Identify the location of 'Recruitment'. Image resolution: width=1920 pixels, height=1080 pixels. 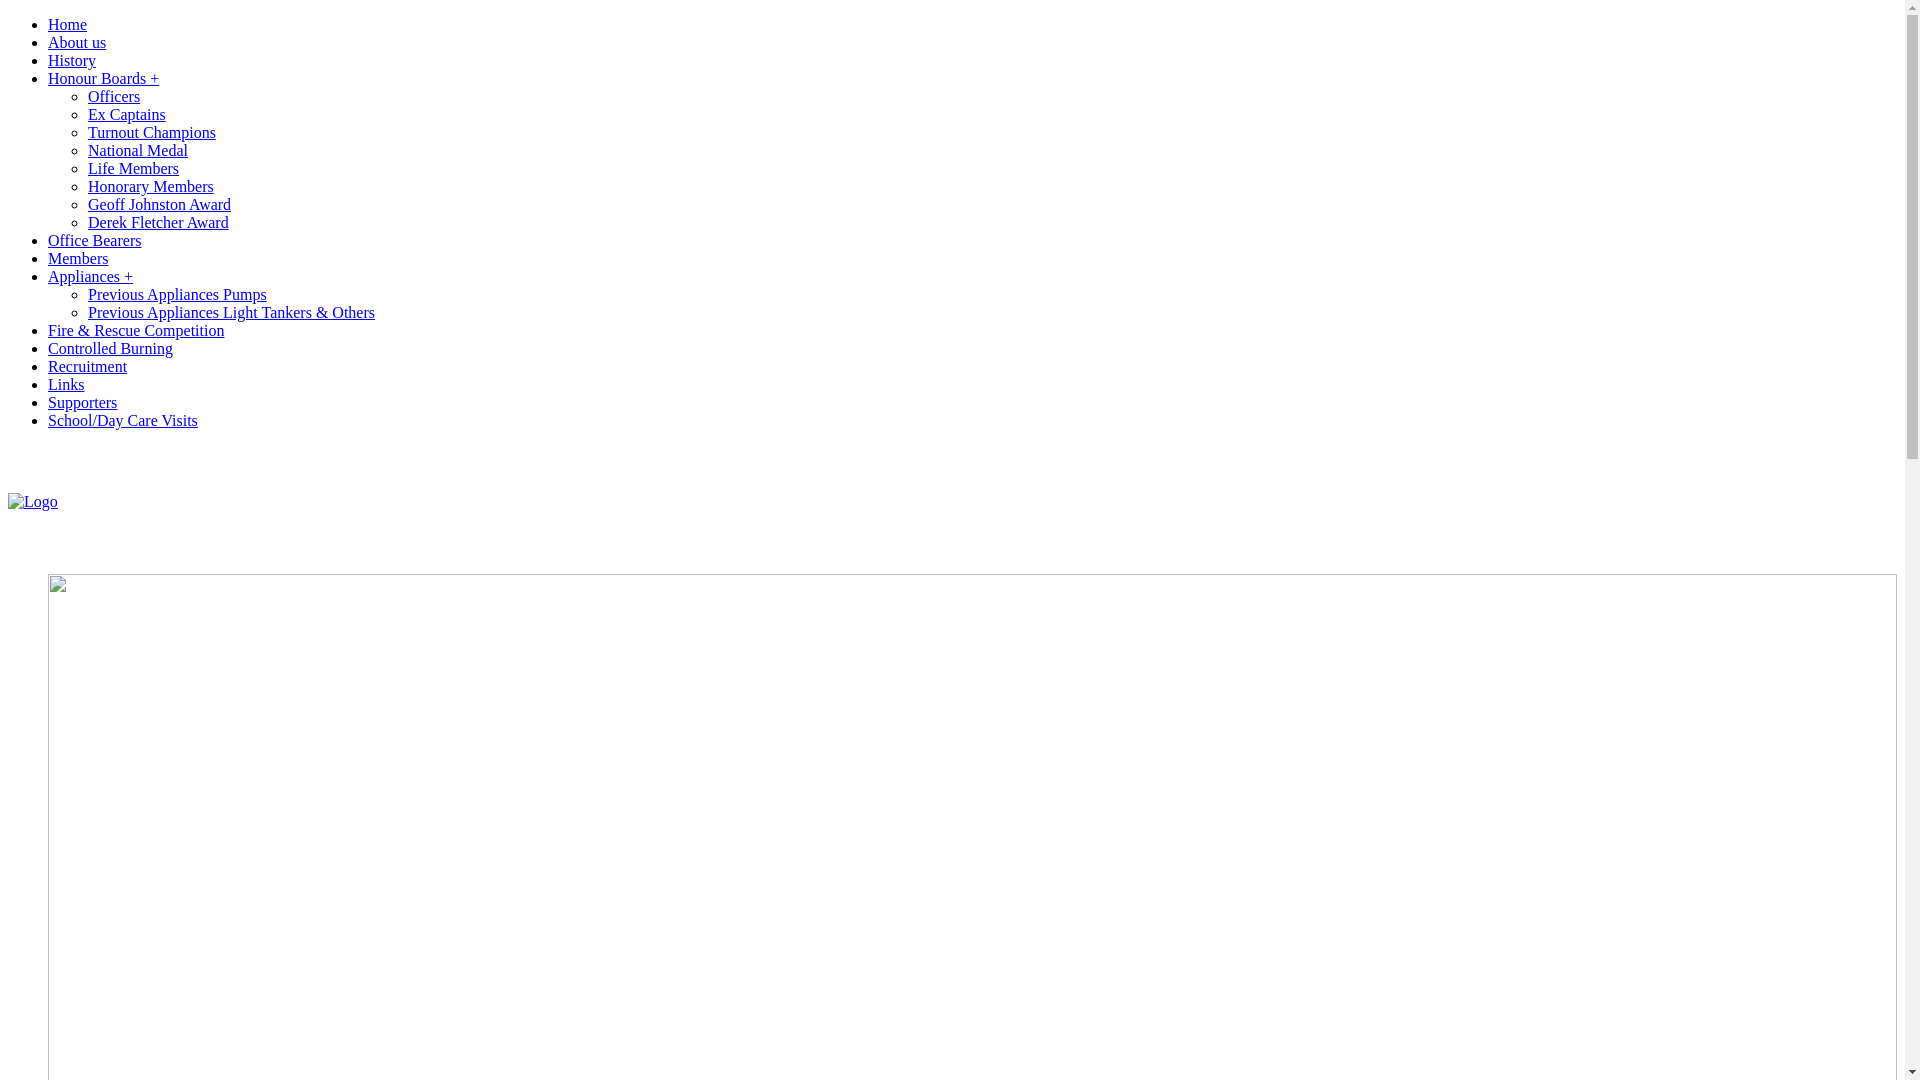
(48, 366).